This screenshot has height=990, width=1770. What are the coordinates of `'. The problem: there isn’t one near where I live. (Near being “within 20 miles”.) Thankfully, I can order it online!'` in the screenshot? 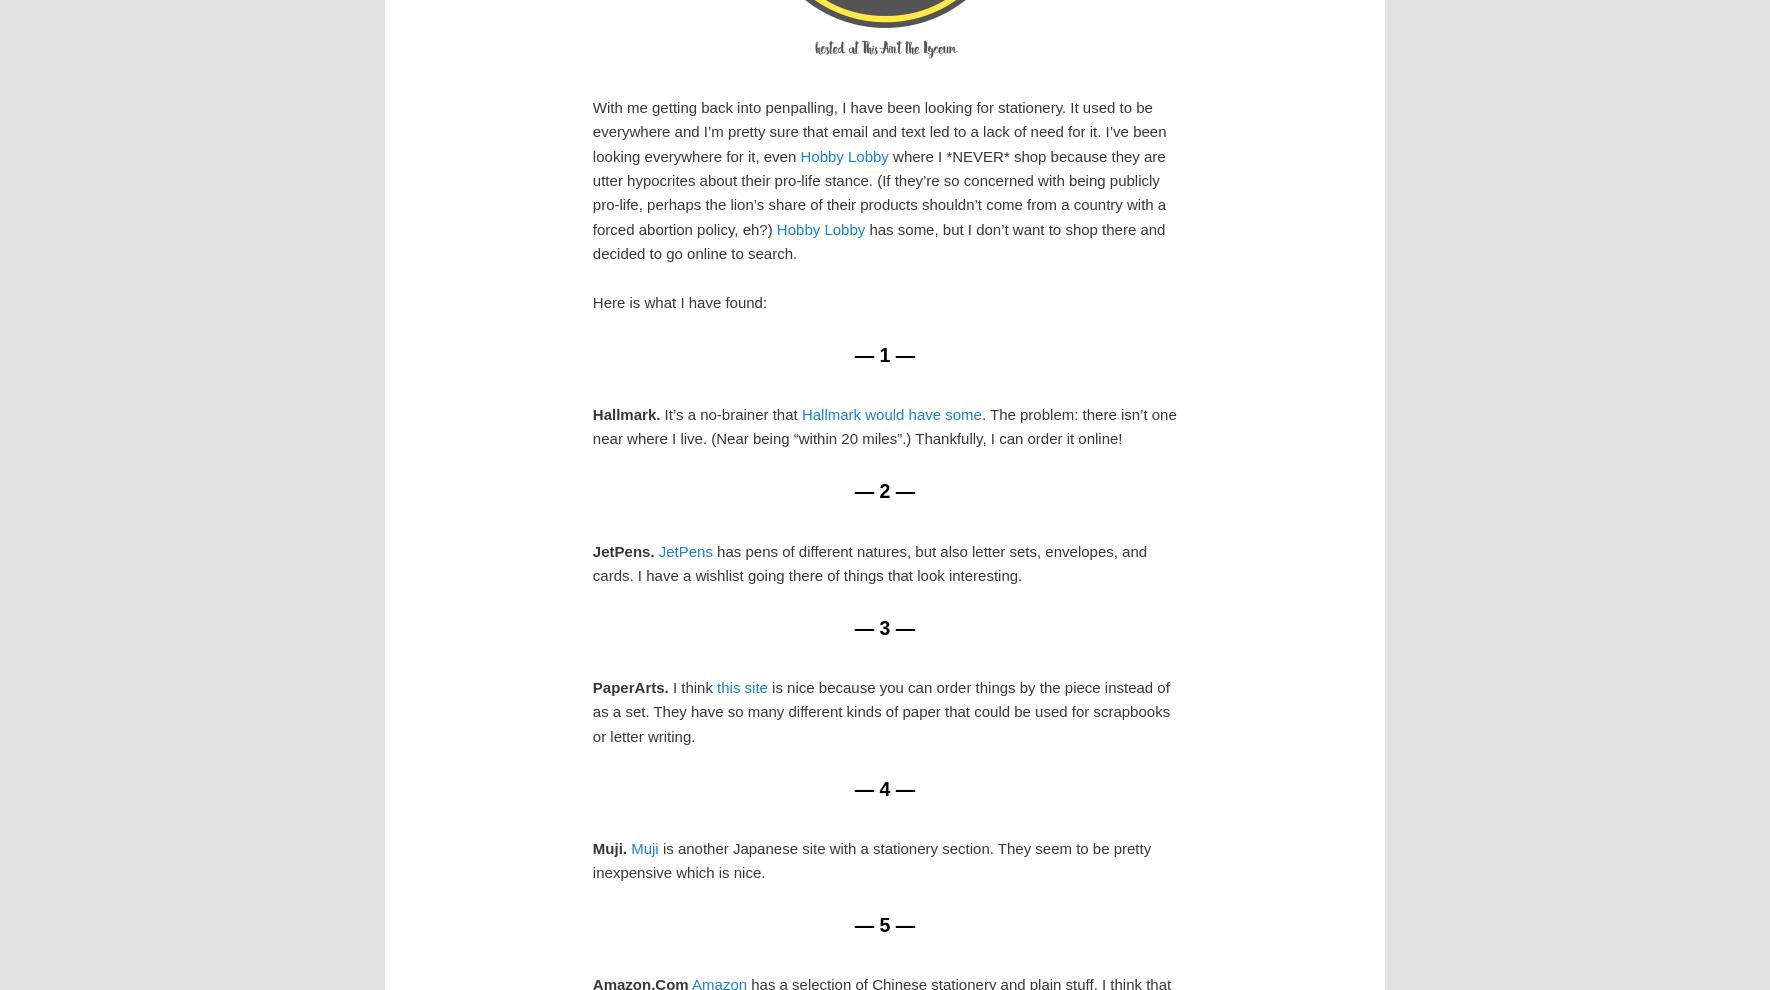 It's located at (883, 425).